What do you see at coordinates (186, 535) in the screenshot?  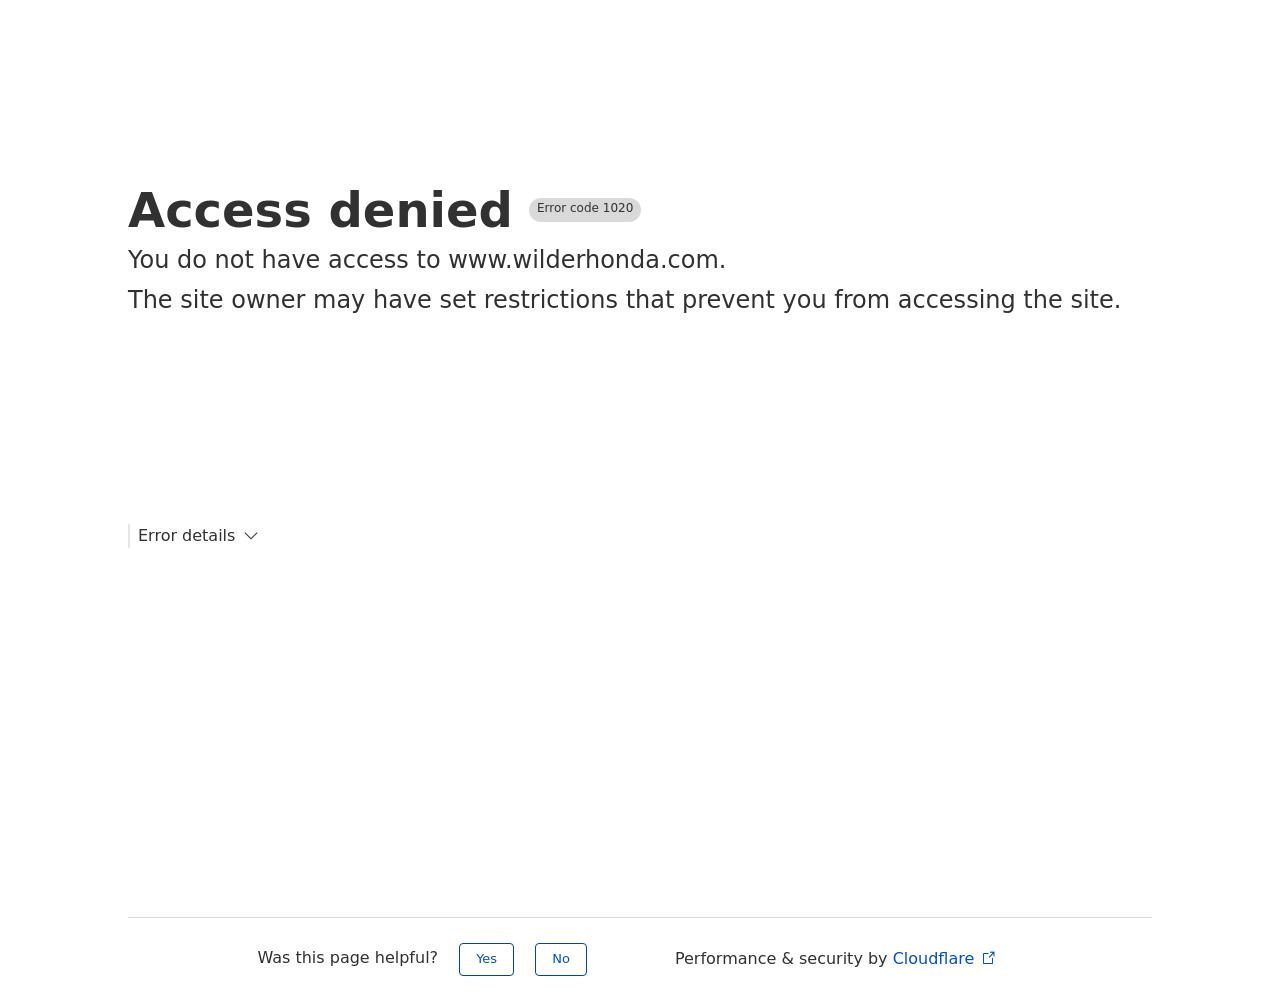 I see `'Error details'` at bounding box center [186, 535].